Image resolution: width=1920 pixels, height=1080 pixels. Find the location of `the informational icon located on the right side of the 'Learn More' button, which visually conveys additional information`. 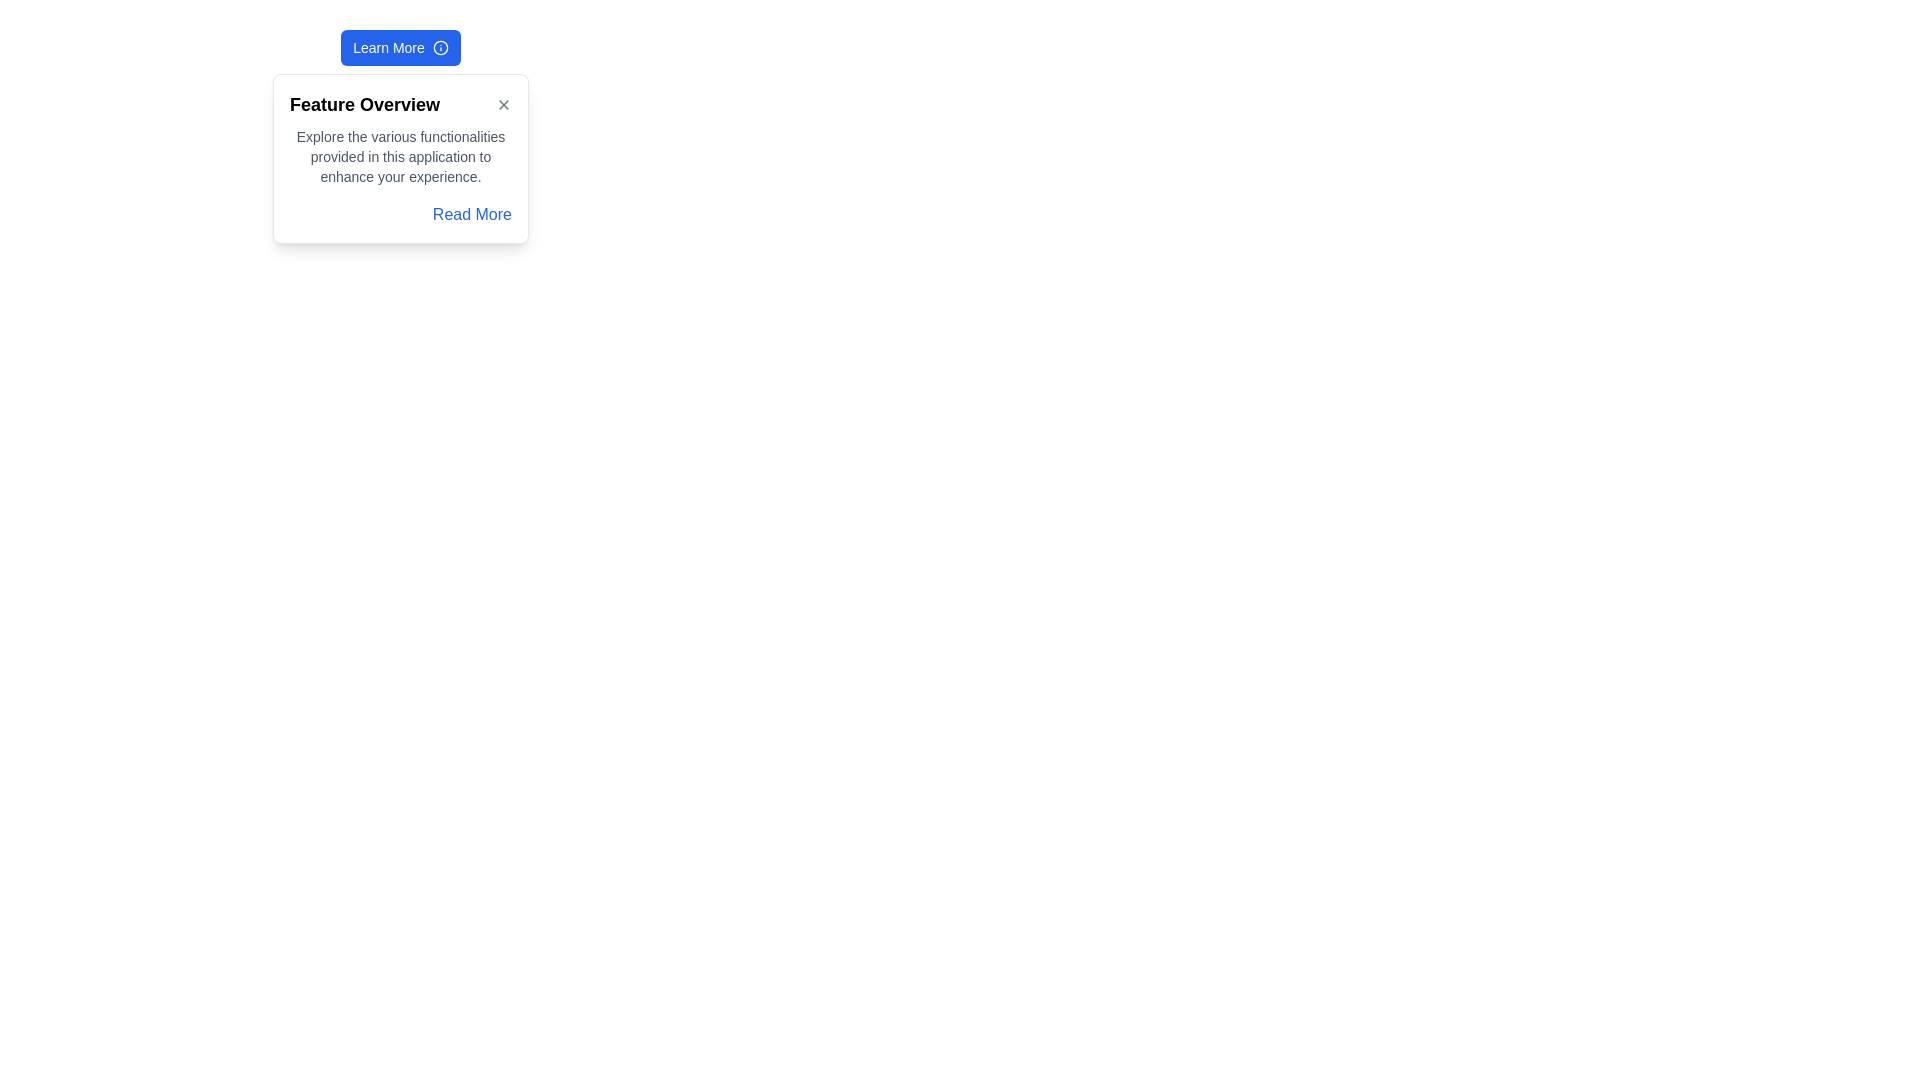

the informational icon located on the right side of the 'Learn More' button, which visually conveys additional information is located at coordinates (439, 46).